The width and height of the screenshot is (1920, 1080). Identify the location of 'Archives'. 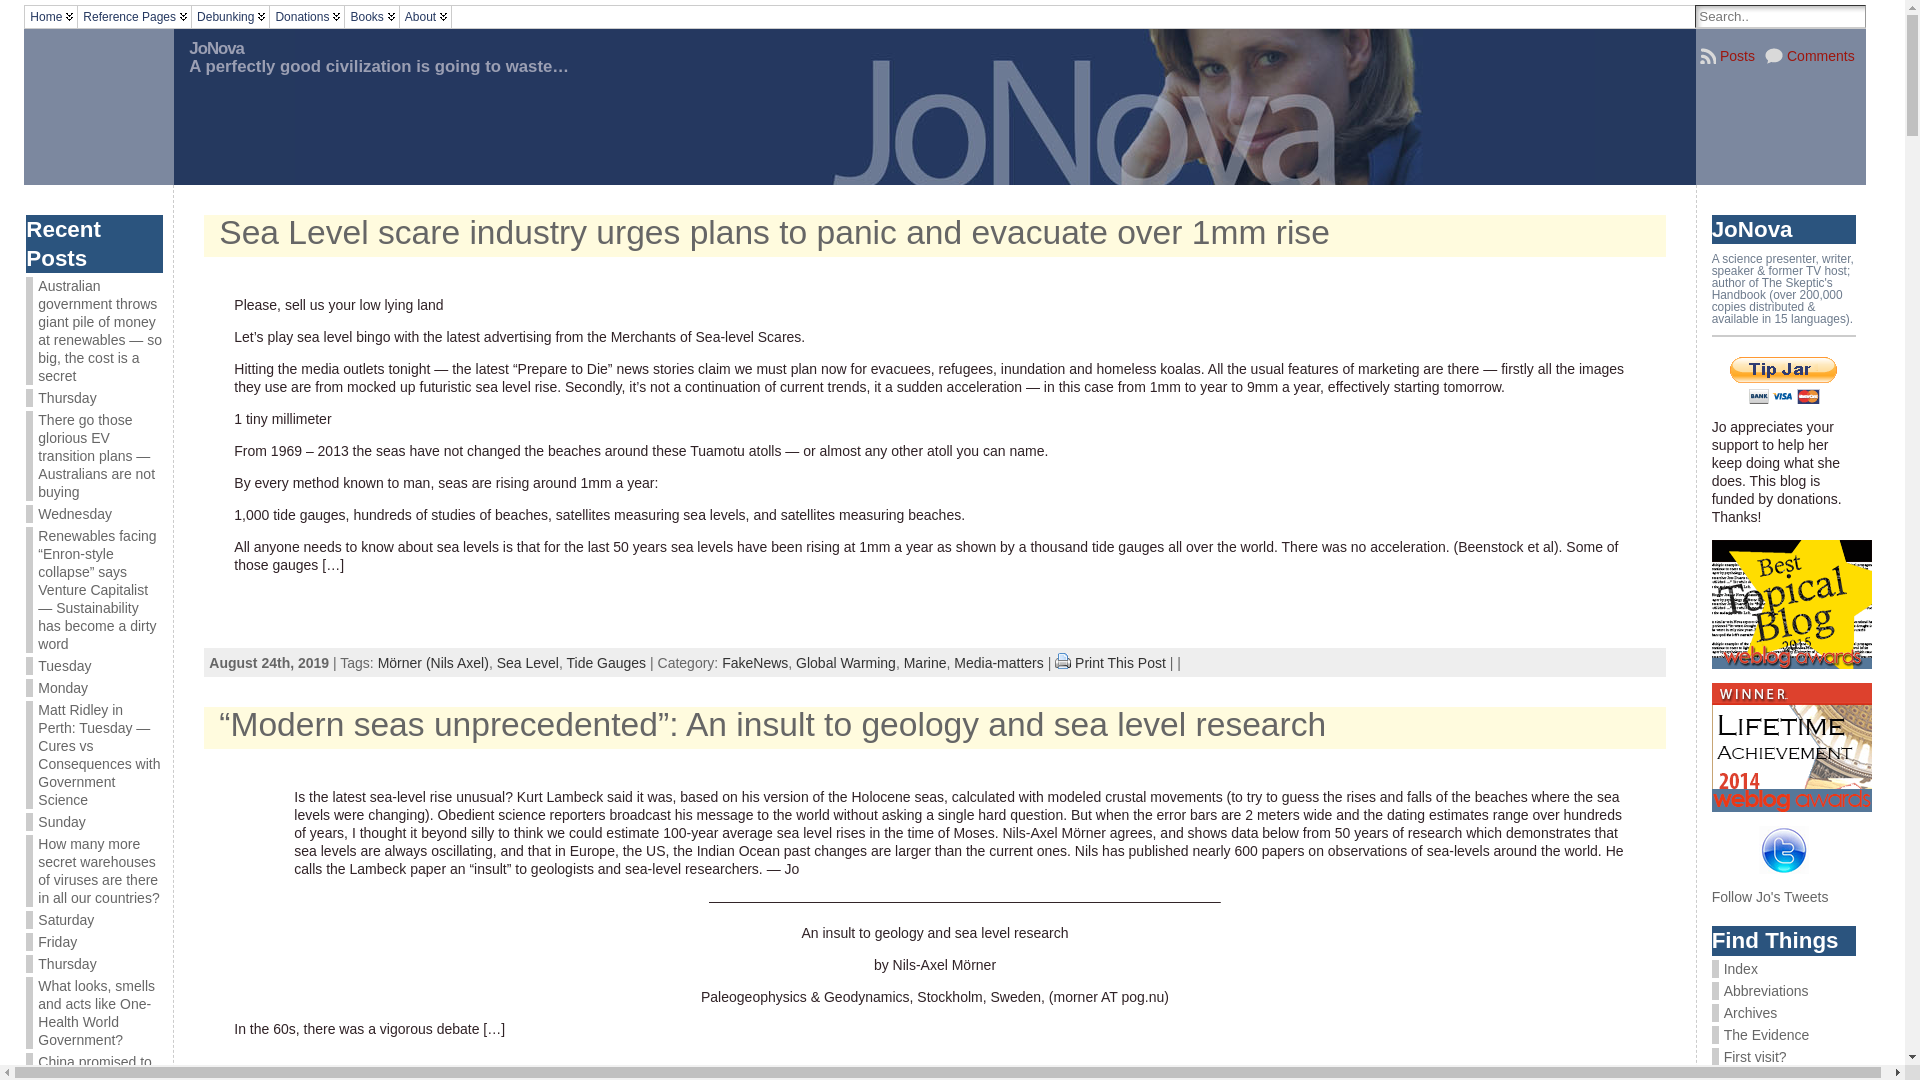
(1784, 1013).